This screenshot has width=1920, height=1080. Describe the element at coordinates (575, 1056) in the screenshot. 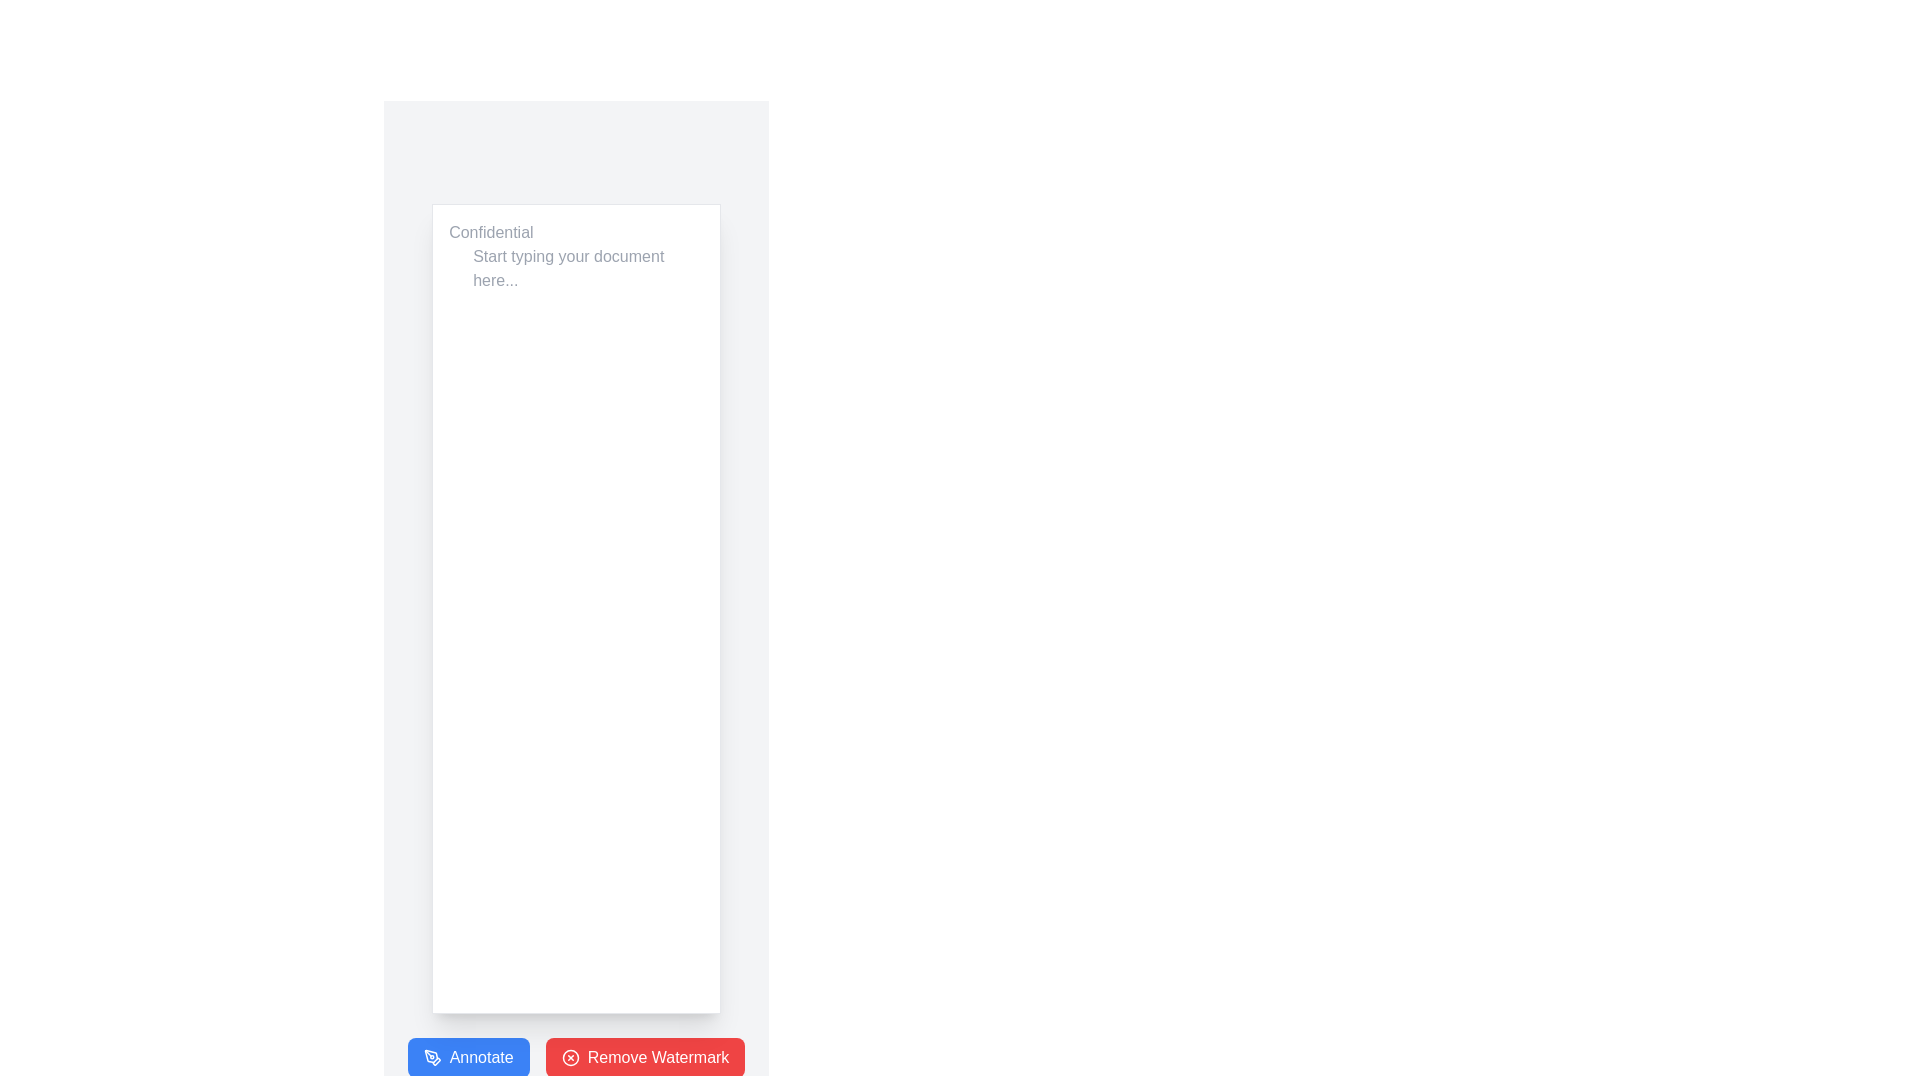

I see `the grouped interactive element containing the 'Annotate' and 'Remove Watermark' buttons` at that location.